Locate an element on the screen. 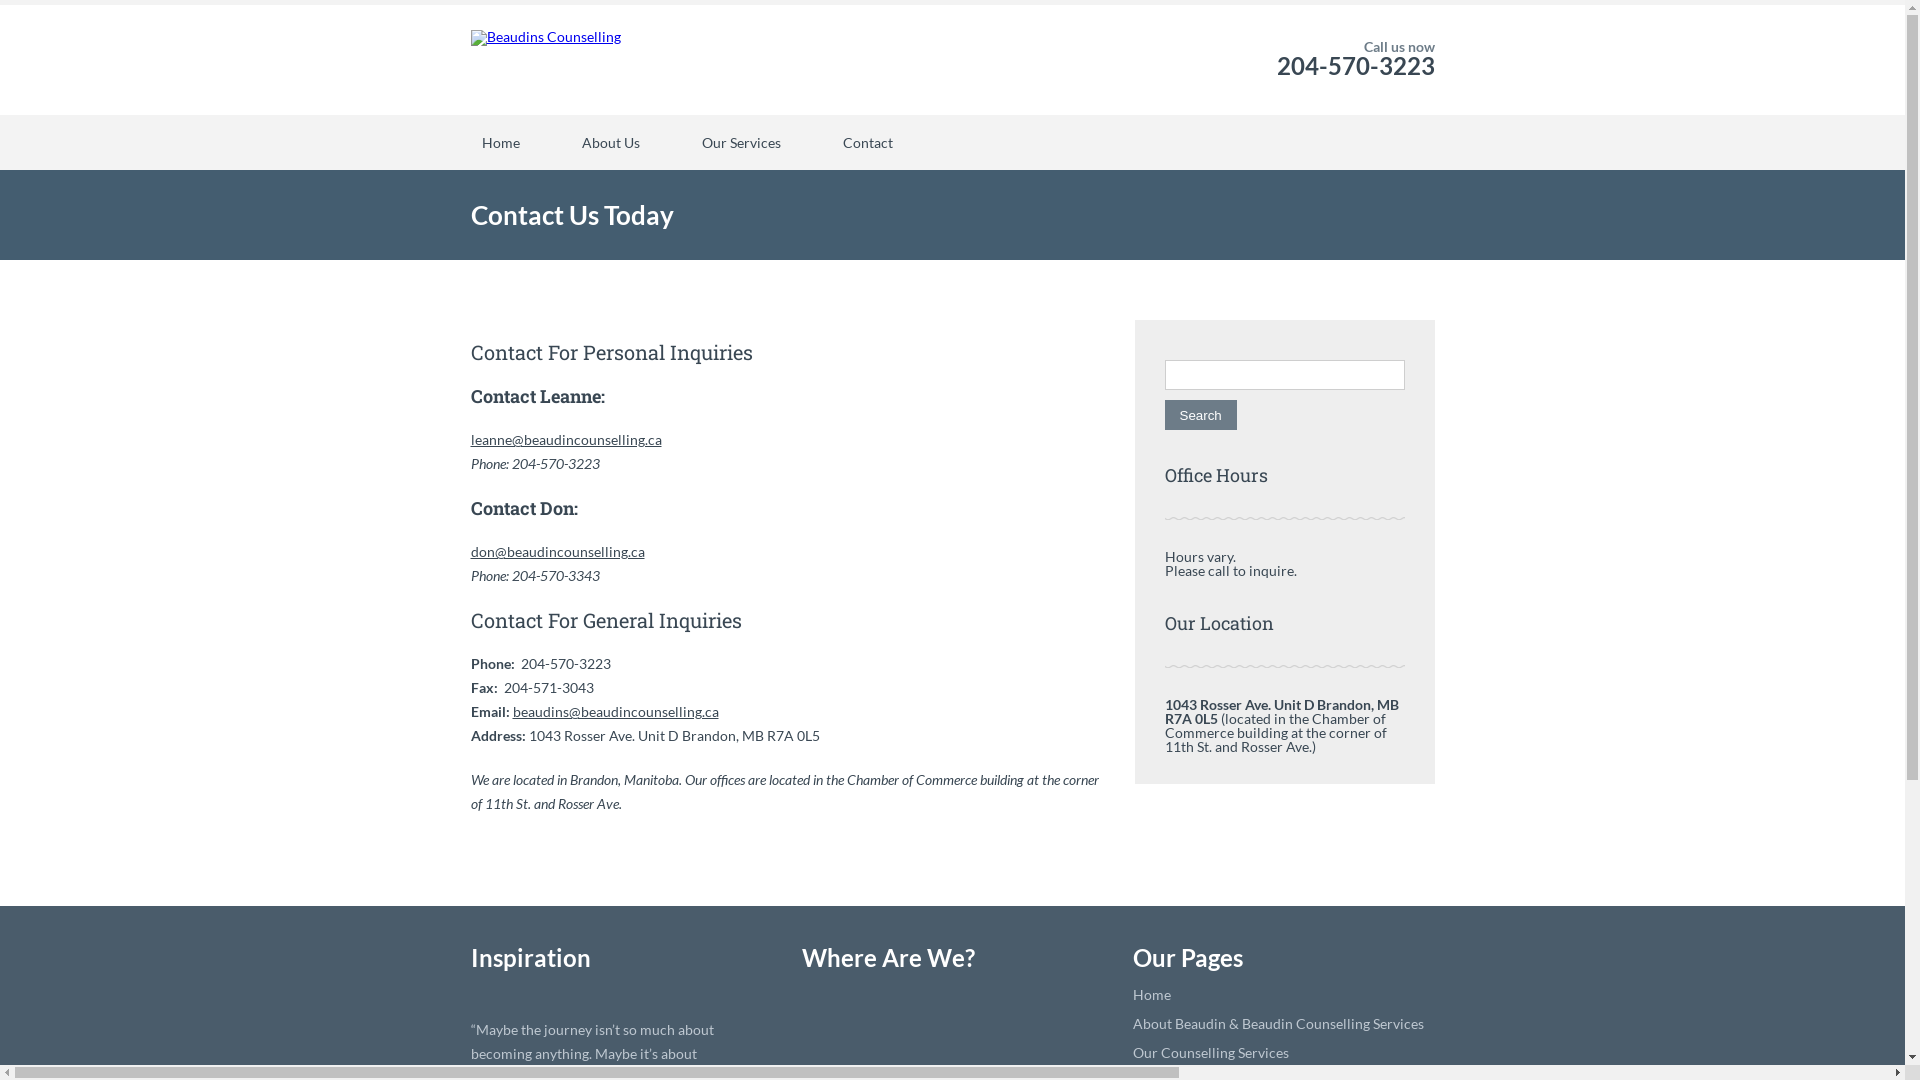  'Beaudins Counselling' is located at coordinates (545, 38).